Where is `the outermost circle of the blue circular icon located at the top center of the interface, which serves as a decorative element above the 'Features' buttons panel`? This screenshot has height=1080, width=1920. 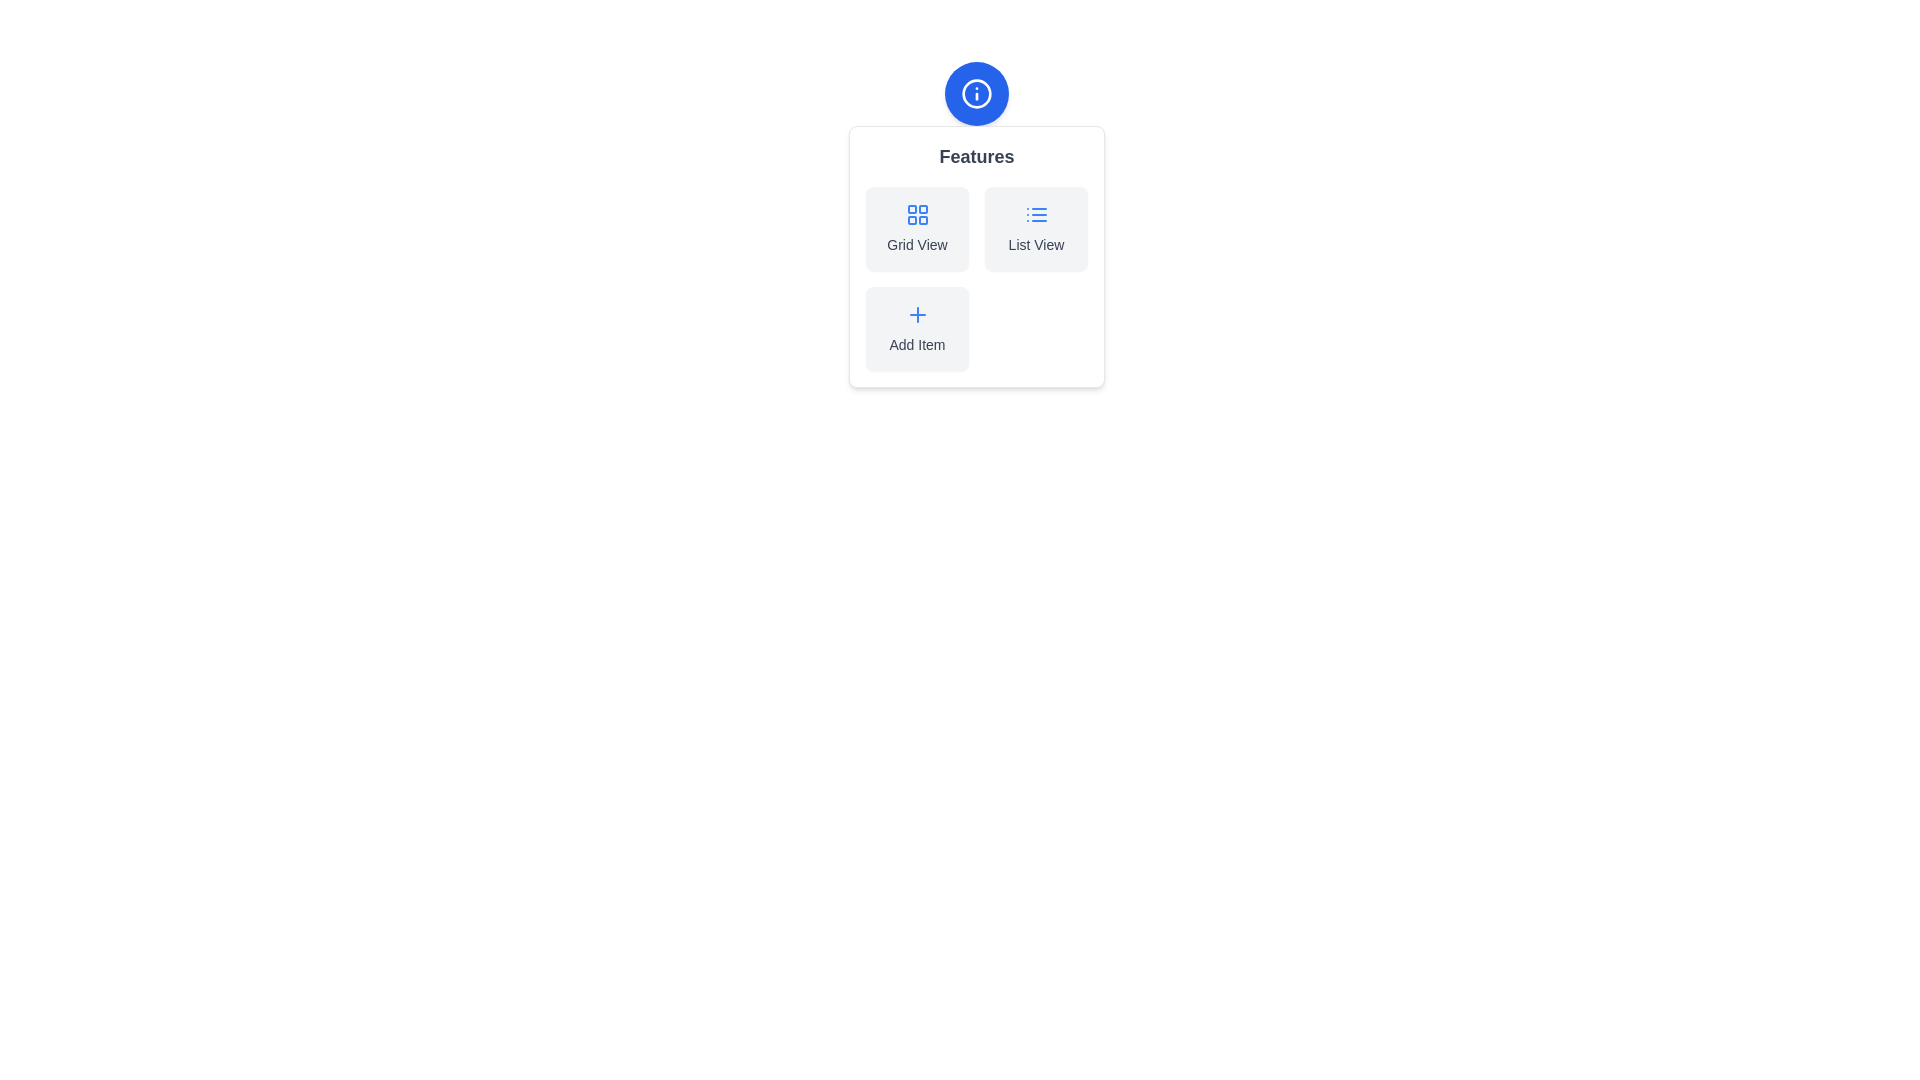 the outermost circle of the blue circular icon located at the top center of the interface, which serves as a decorative element above the 'Features' buttons panel is located at coordinates (977, 93).